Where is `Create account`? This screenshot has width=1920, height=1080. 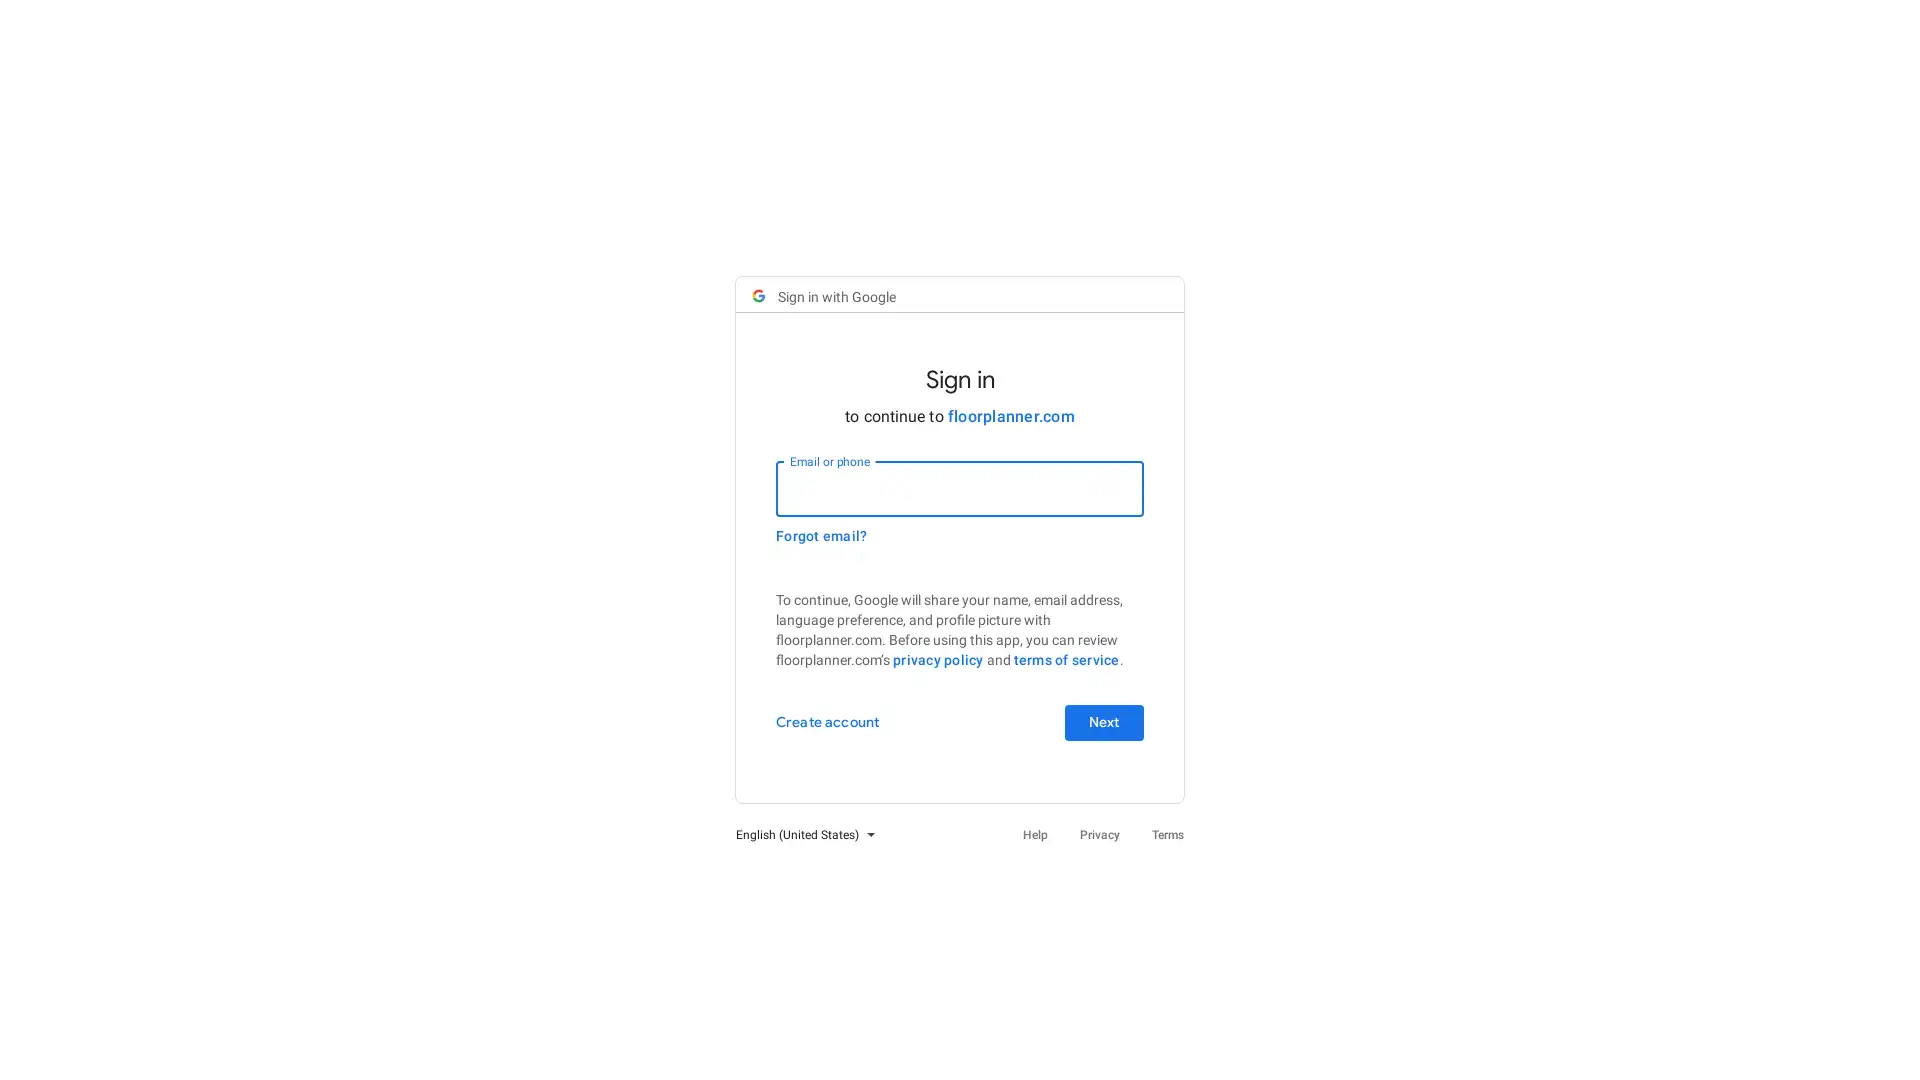 Create account is located at coordinates (827, 722).